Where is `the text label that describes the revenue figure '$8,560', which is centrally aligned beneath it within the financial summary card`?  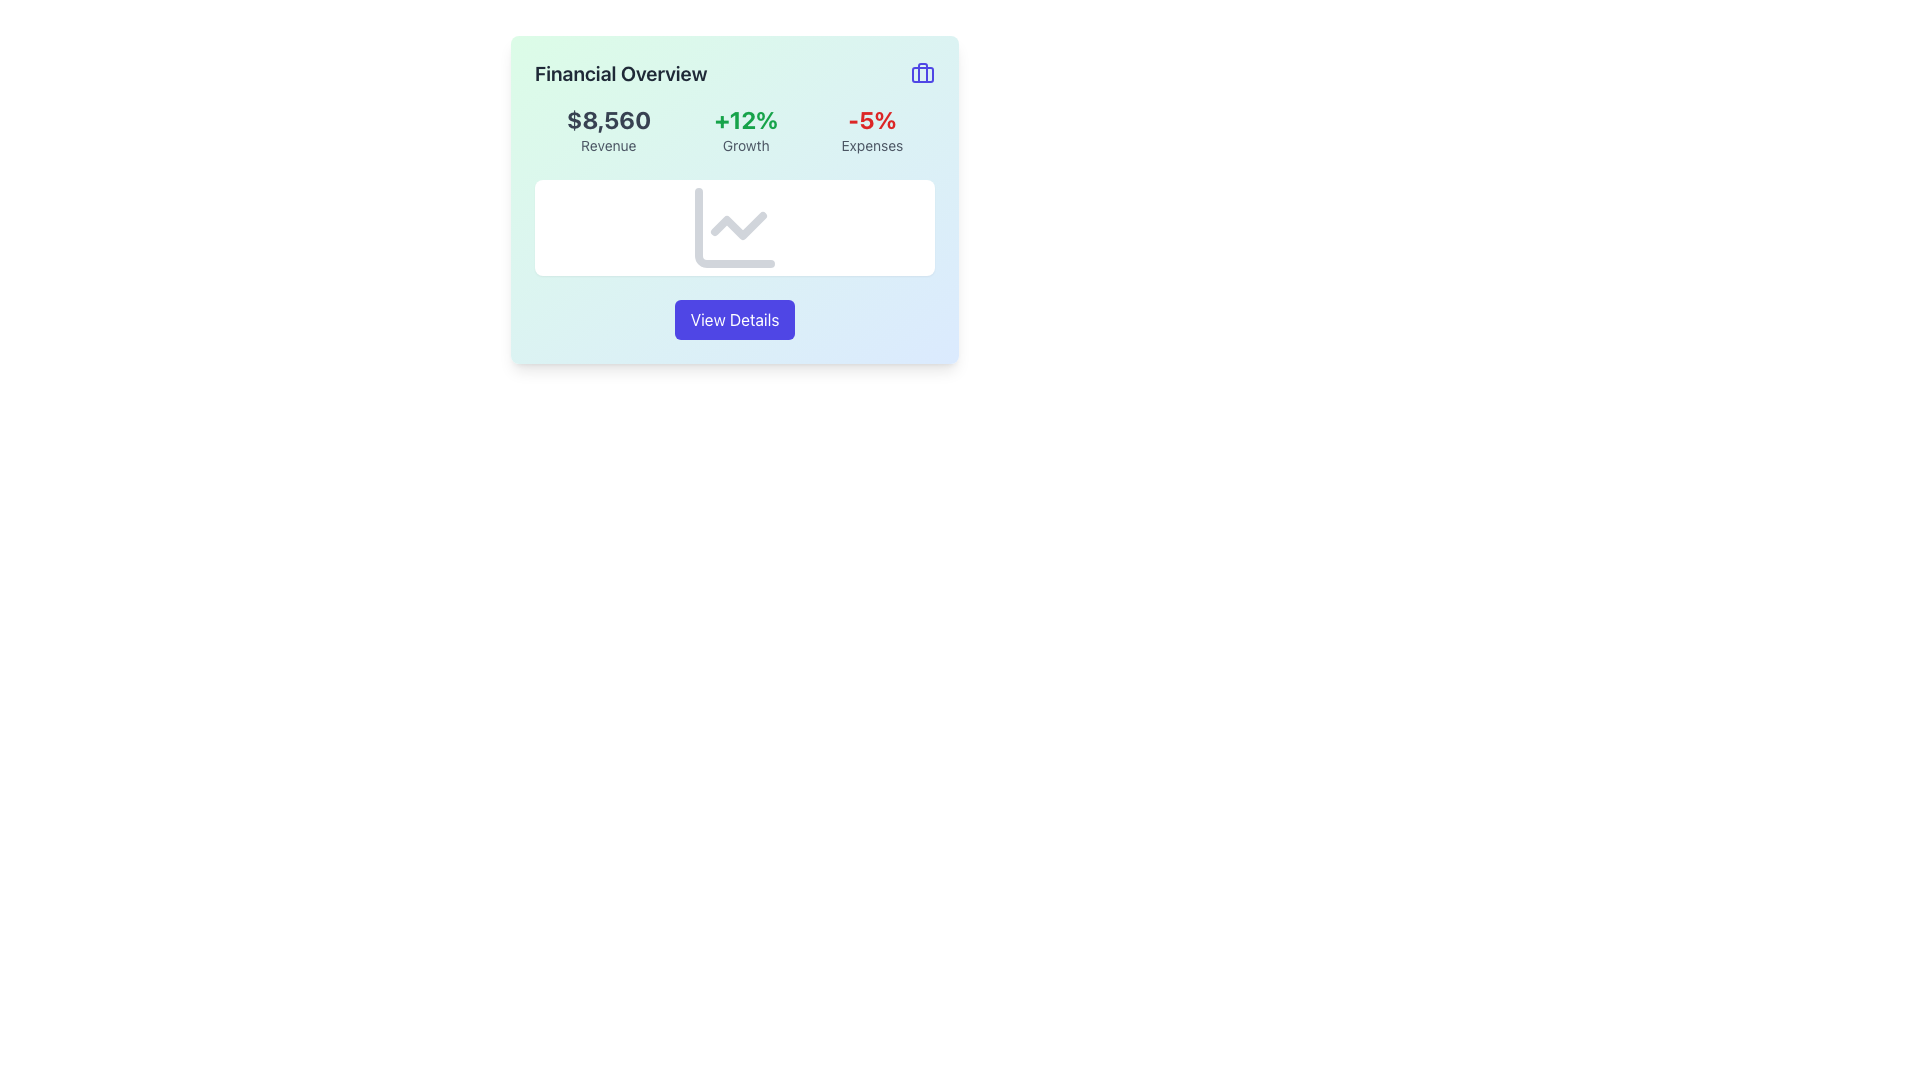
the text label that describes the revenue figure '$8,560', which is centrally aligned beneath it within the financial summary card is located at coordinates (607, 145).